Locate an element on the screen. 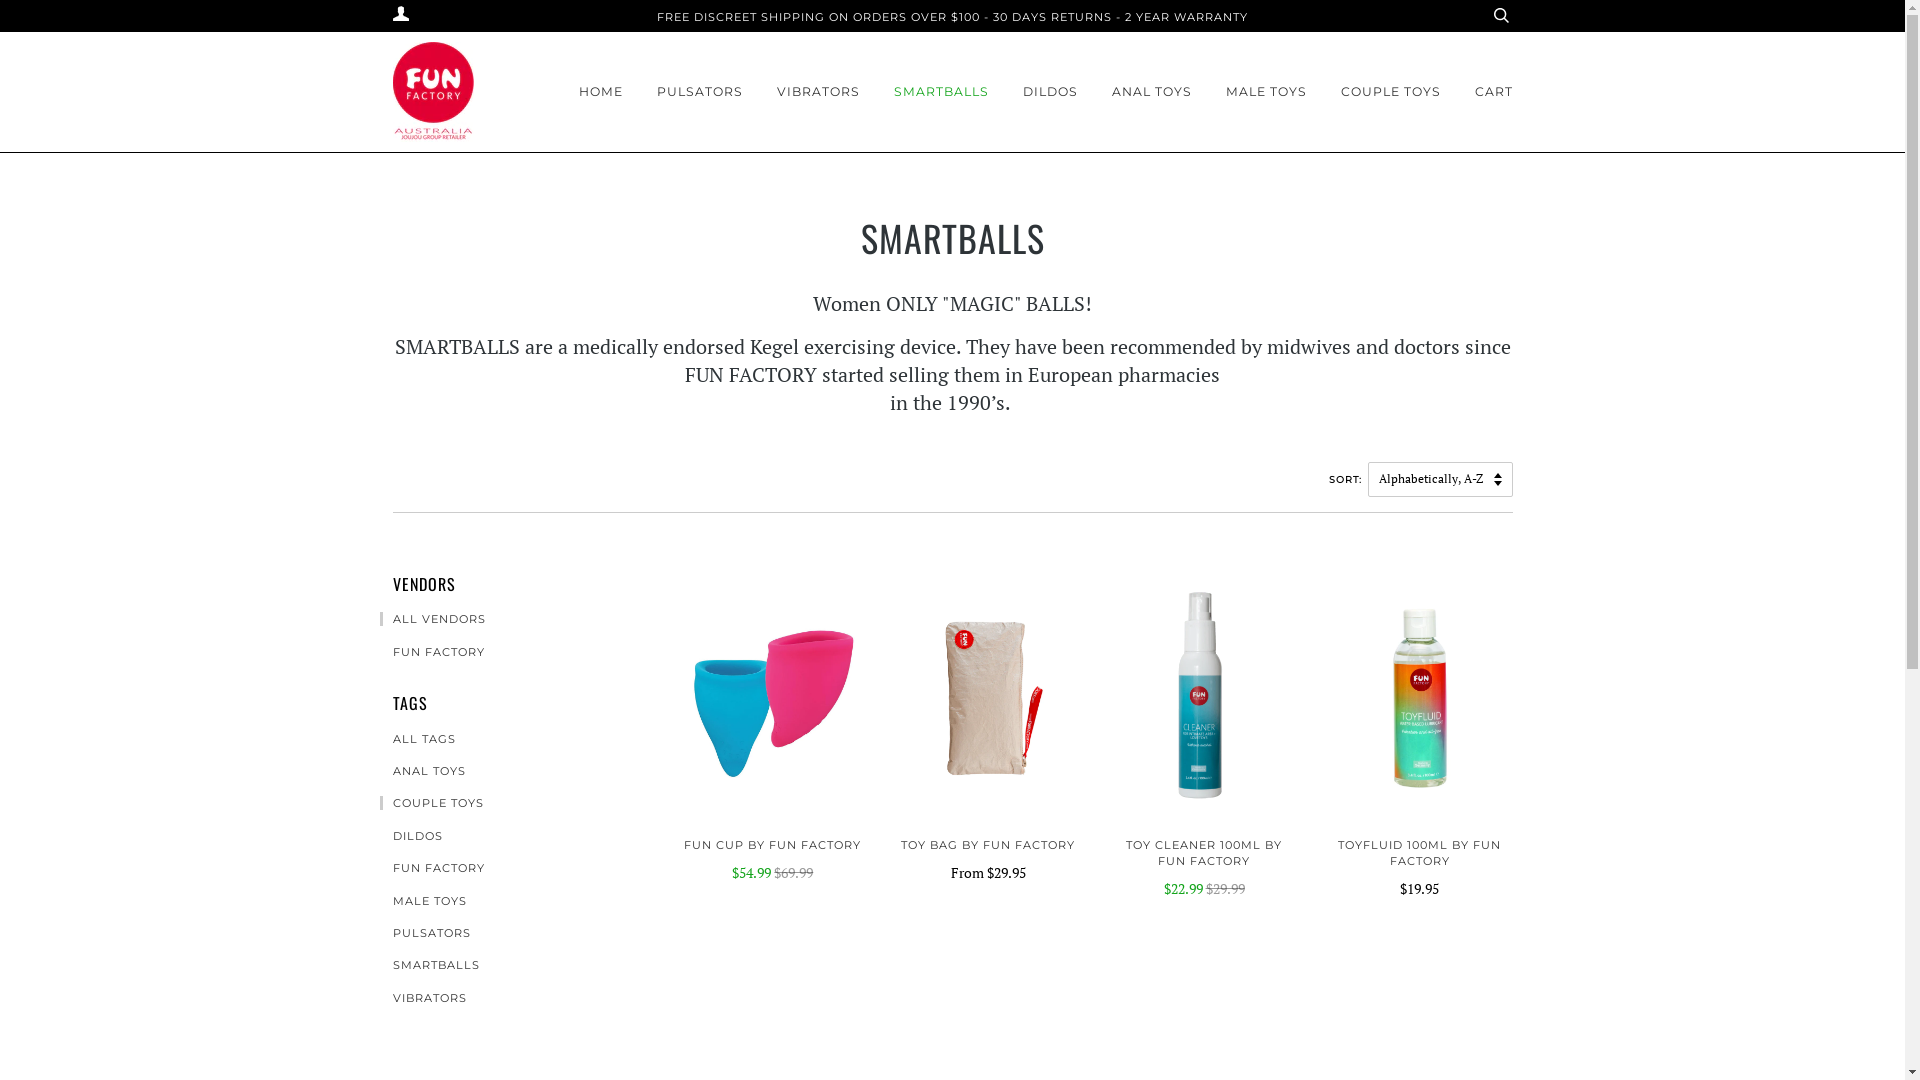 The height and width of the screenshot is (1080, 1920). 'FUN FACTORY' is located at coordinates (431, 651).